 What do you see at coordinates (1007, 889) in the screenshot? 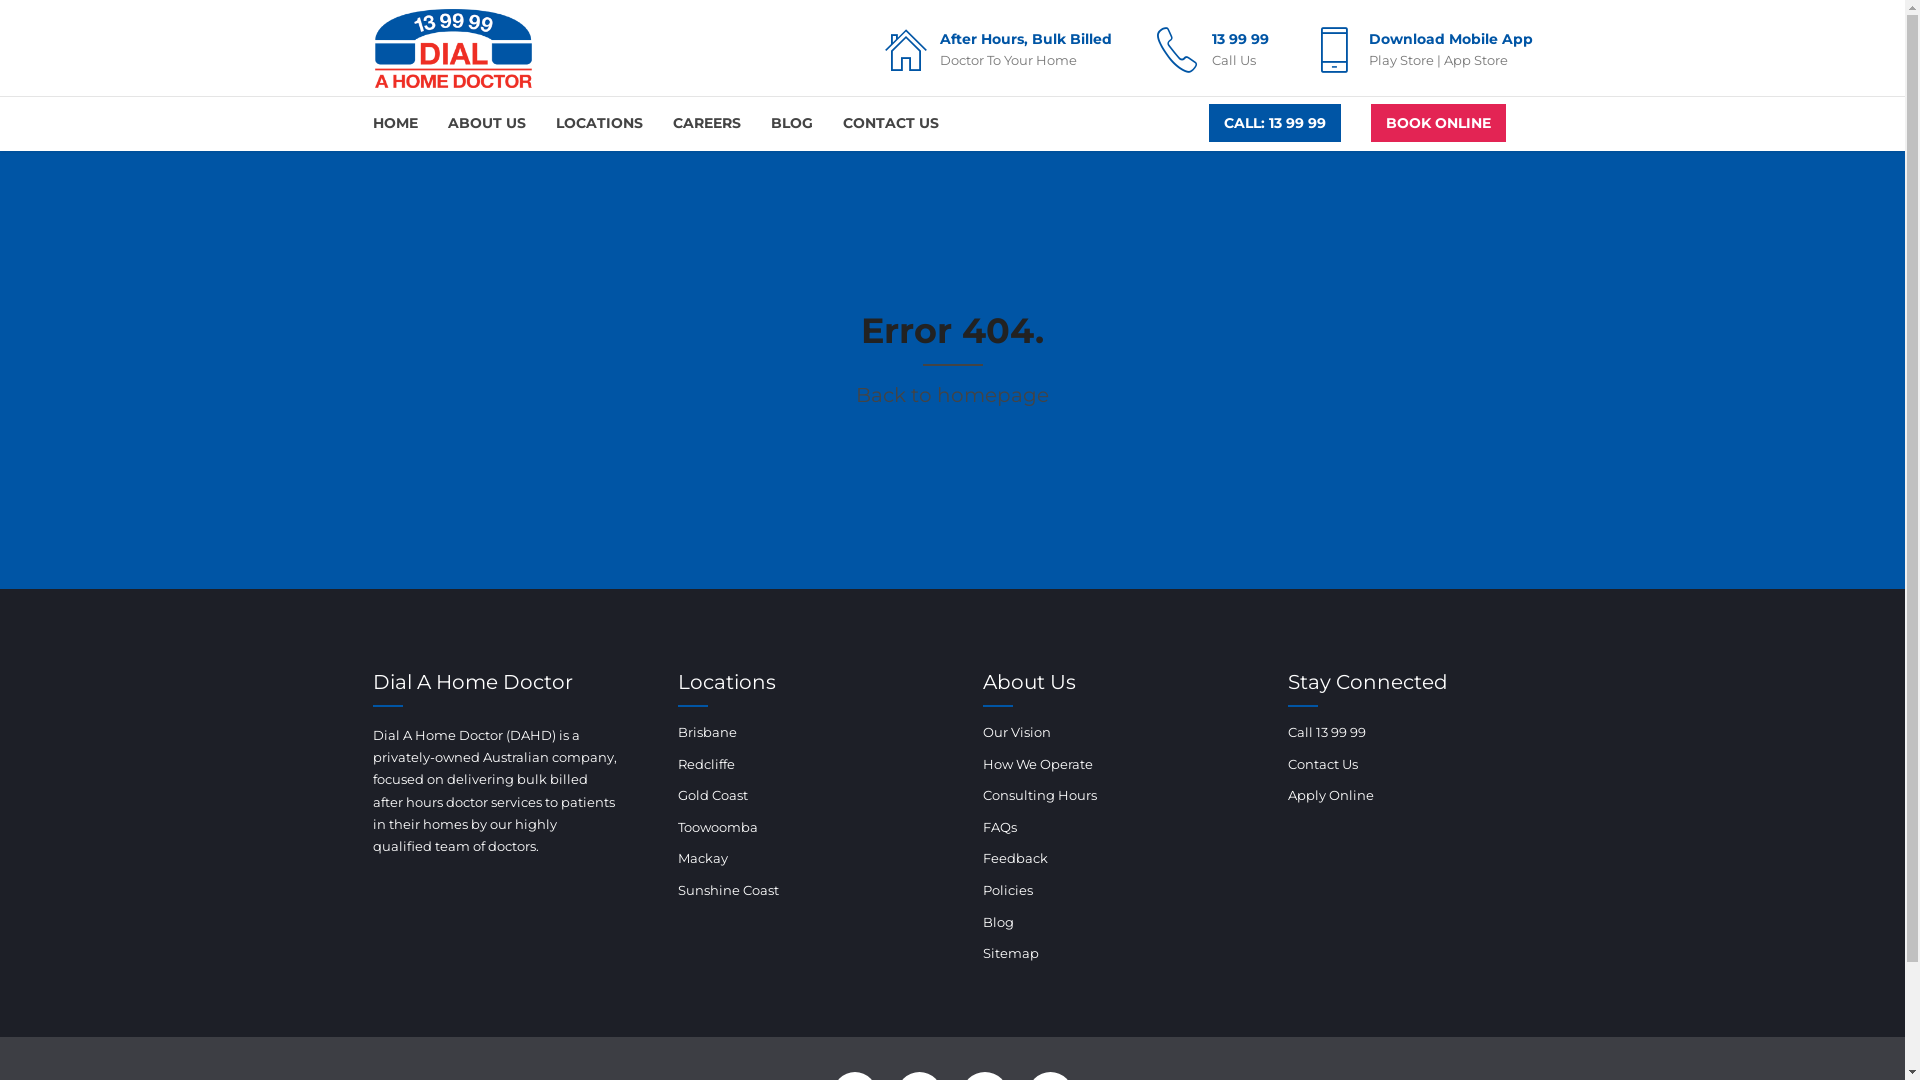
I see `'Policies'` at bounding box center [1007, 889].